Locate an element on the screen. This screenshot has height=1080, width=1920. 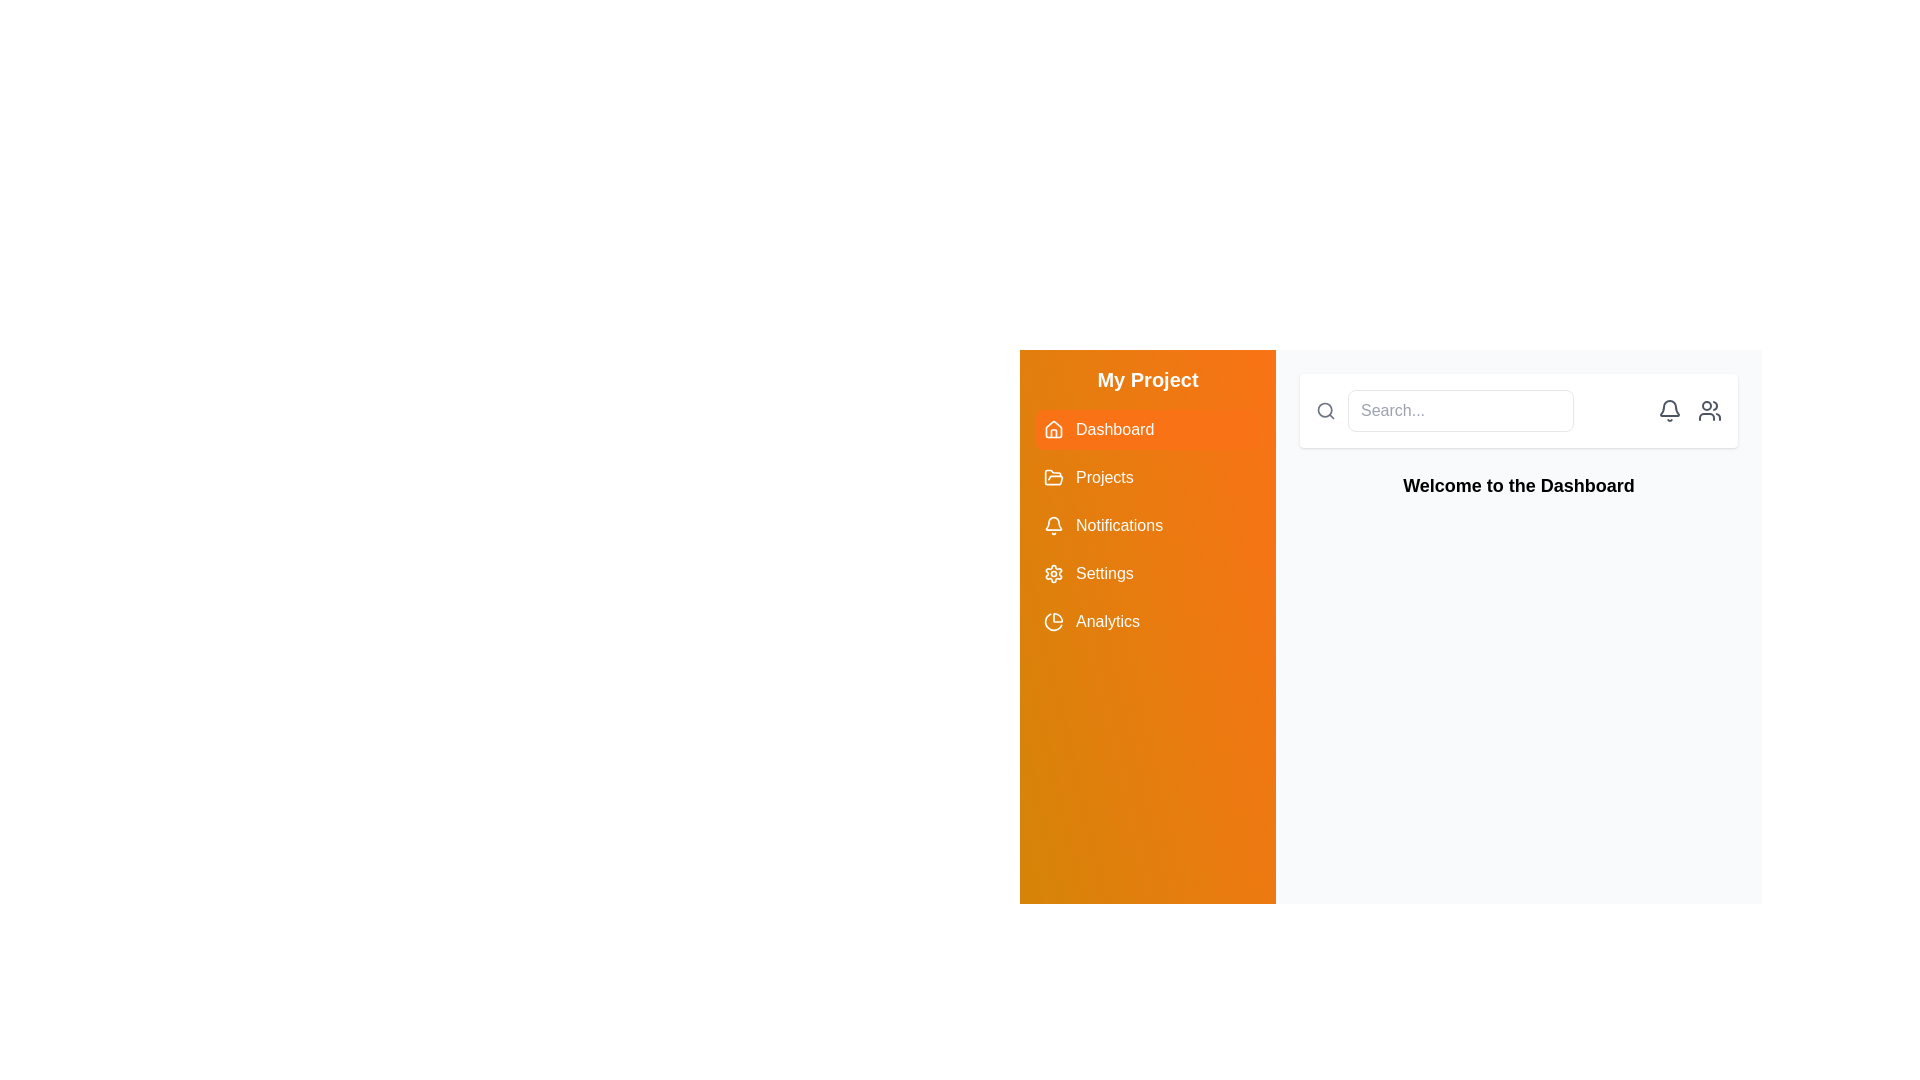
the 'Dashboard' text label styled in white font against an orange background, located in the left menu panel under the 'My Project' title is located at coordinates (1114, 428).